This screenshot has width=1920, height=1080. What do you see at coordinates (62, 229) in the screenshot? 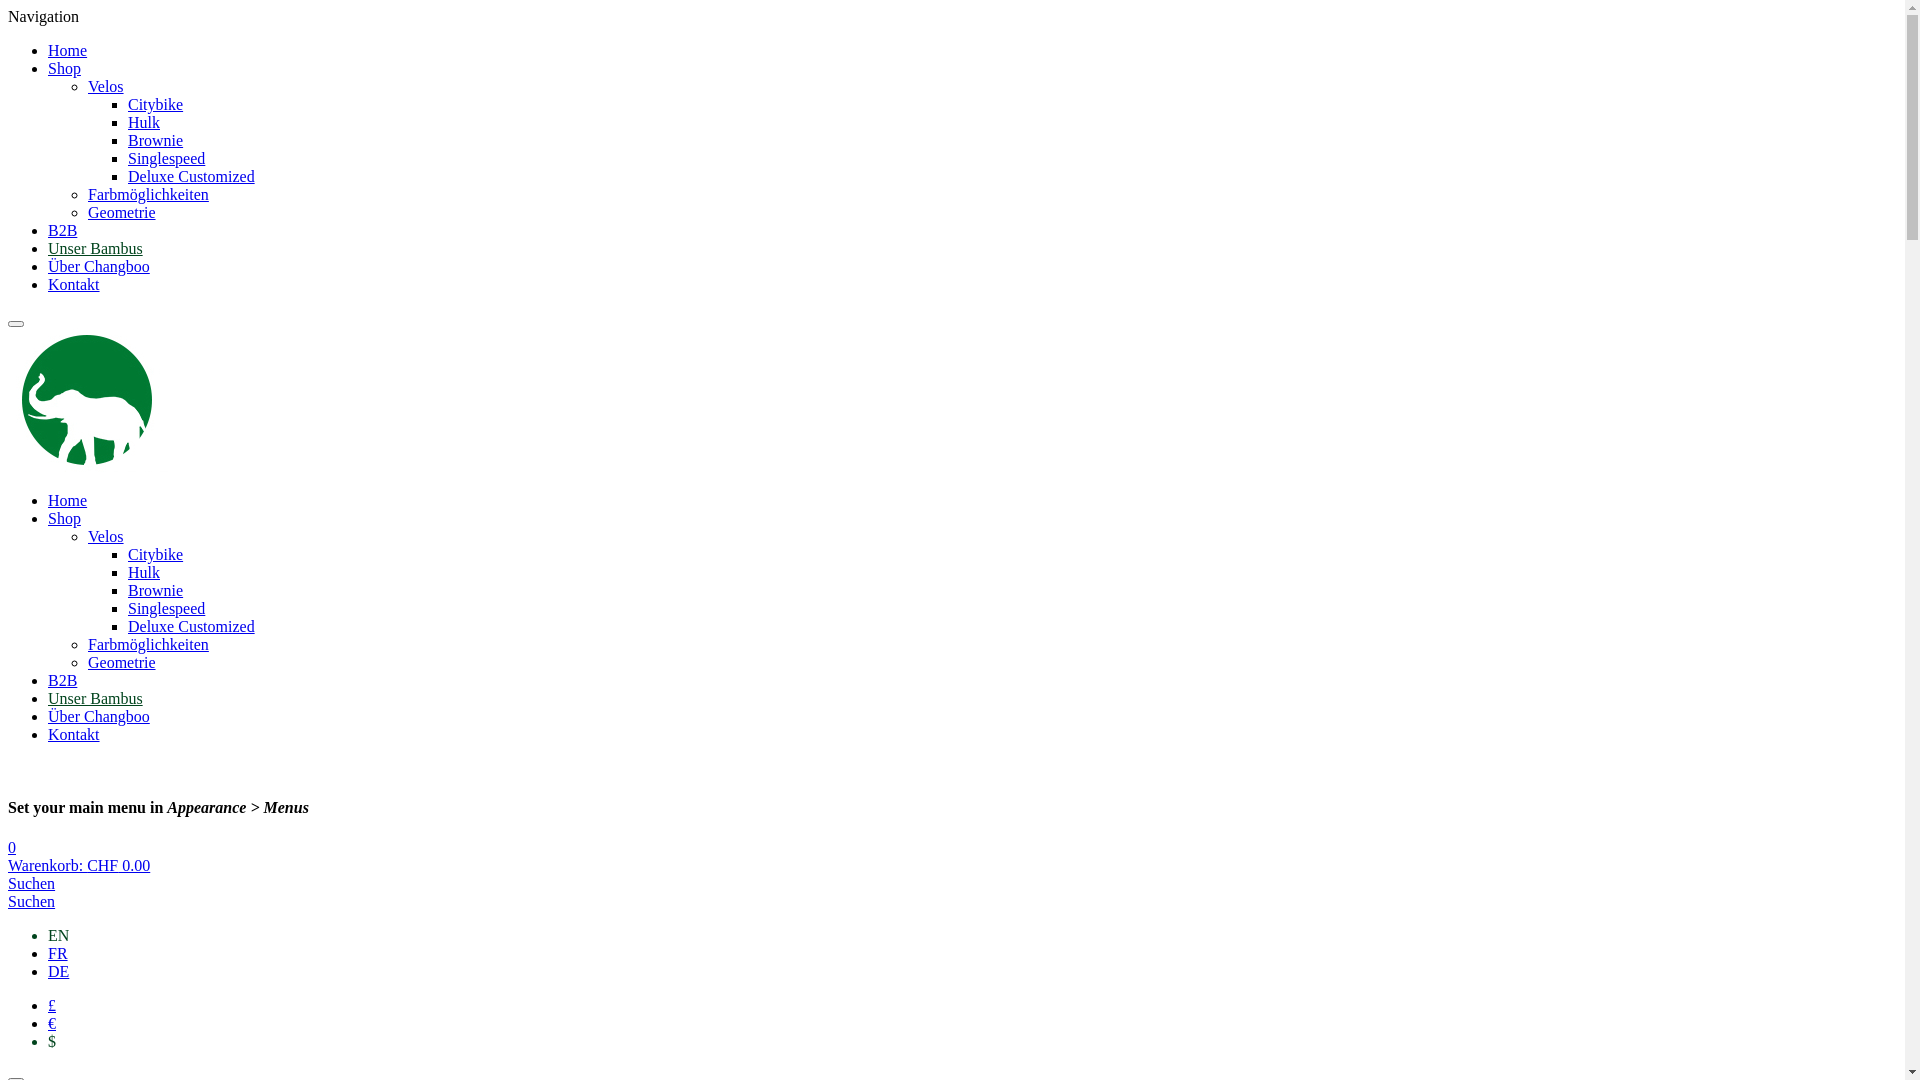
I see `'B2B'` at bounding box center [62, 229].